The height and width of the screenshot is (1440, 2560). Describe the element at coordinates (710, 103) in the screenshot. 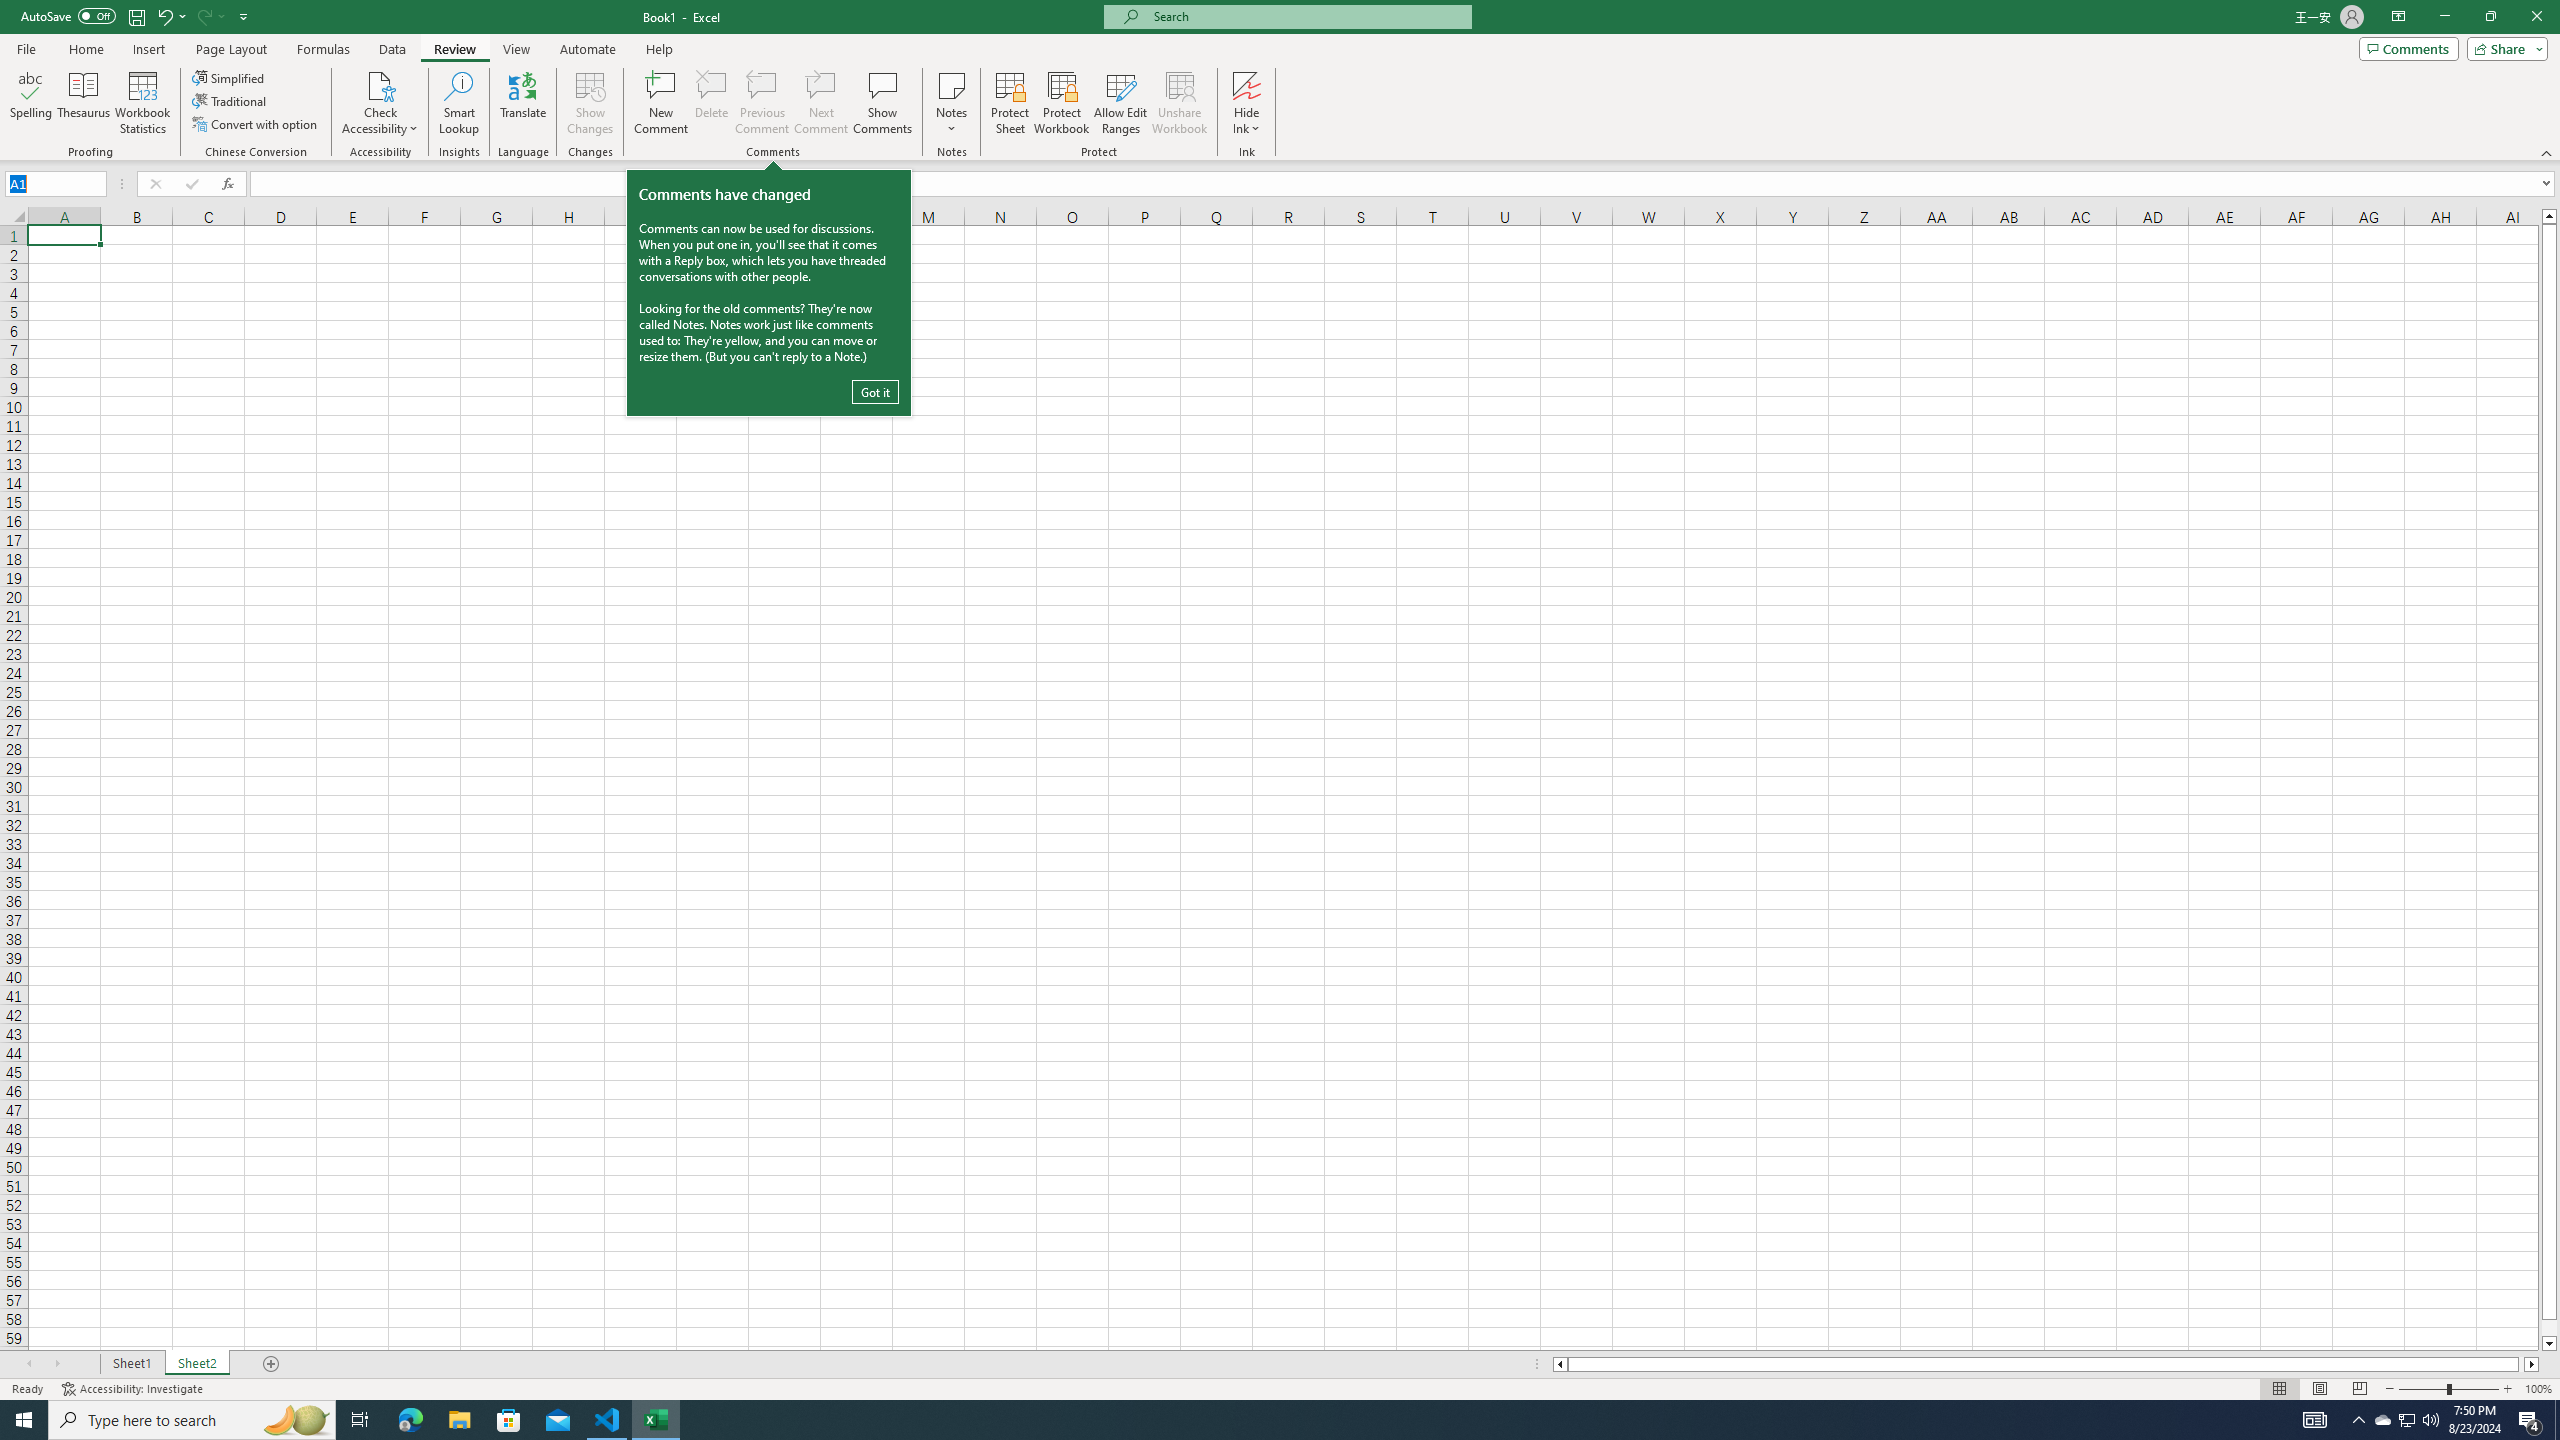

I see `'Delete'` at that location.